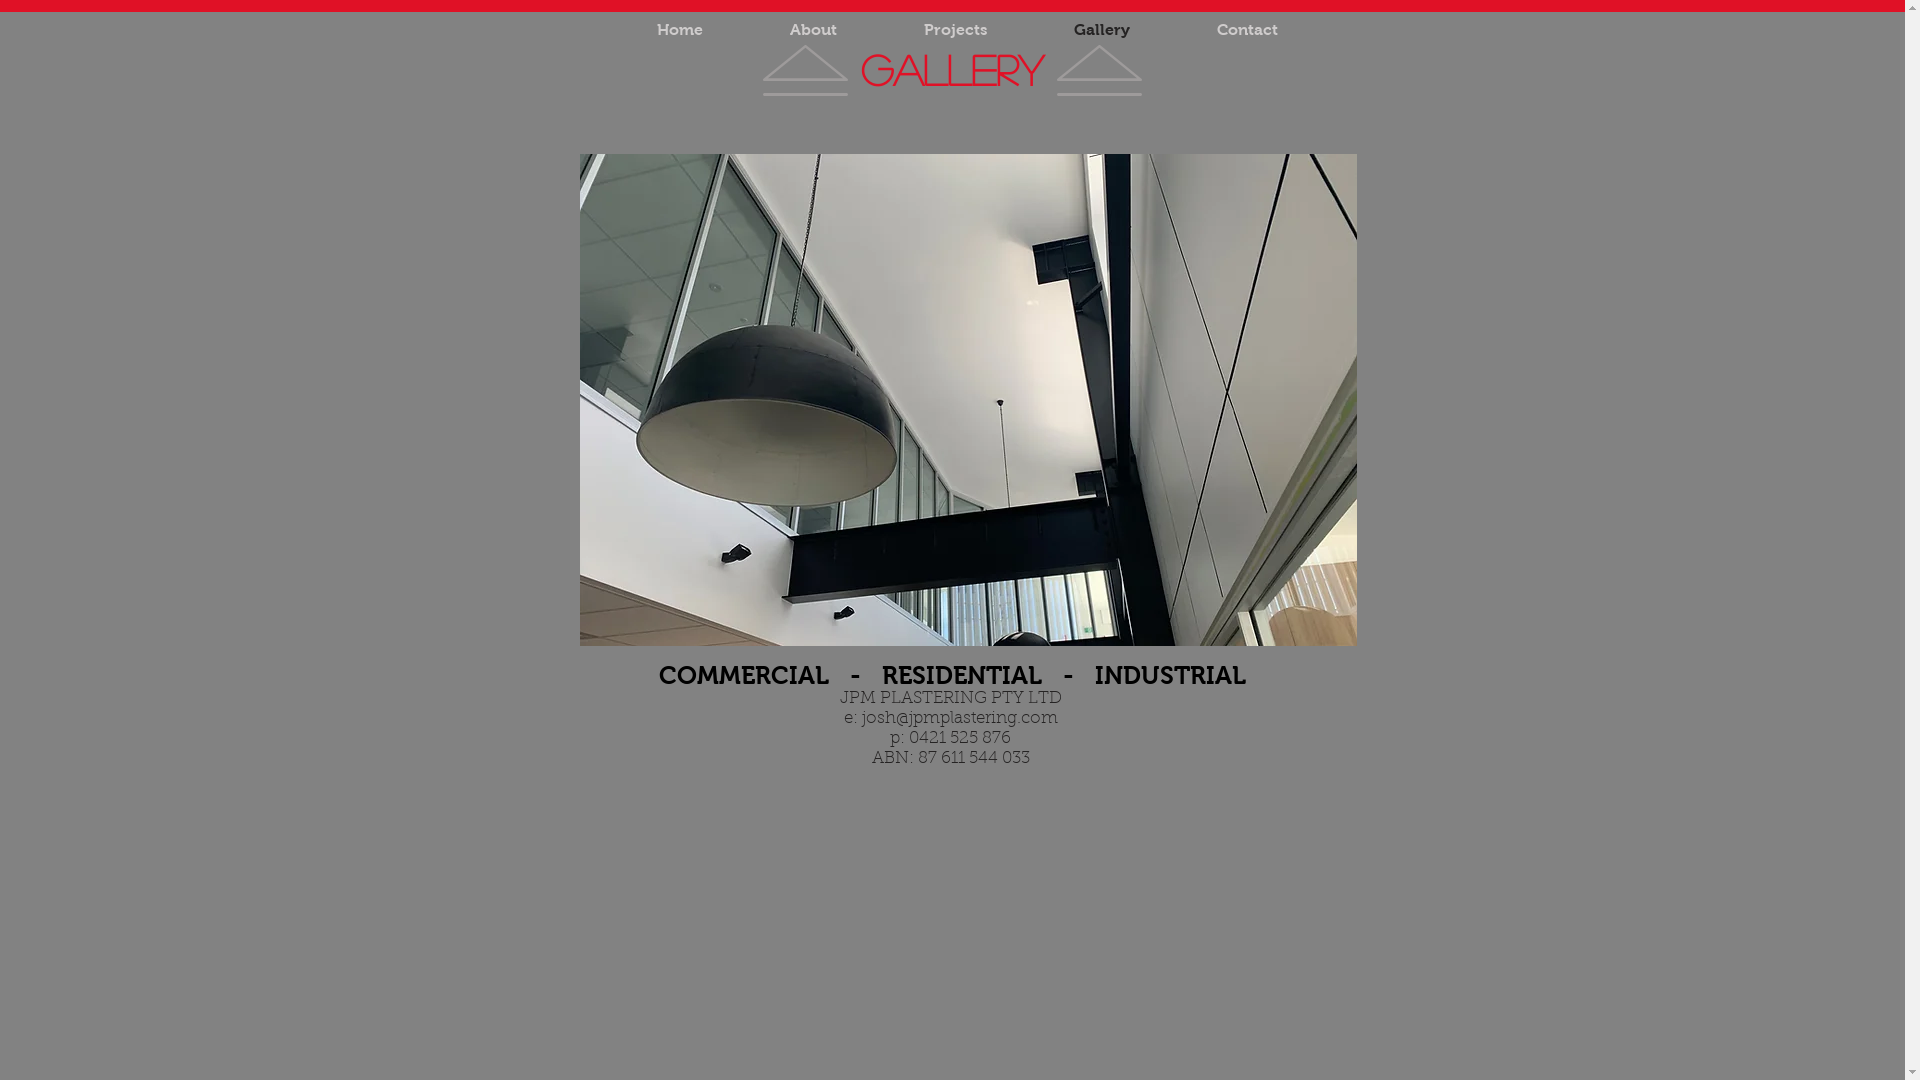  What do you see at coordinates (960, 717) in the screenshot?
I see `'josh@jpmplastering.com'` at bounding box center [960, 717].